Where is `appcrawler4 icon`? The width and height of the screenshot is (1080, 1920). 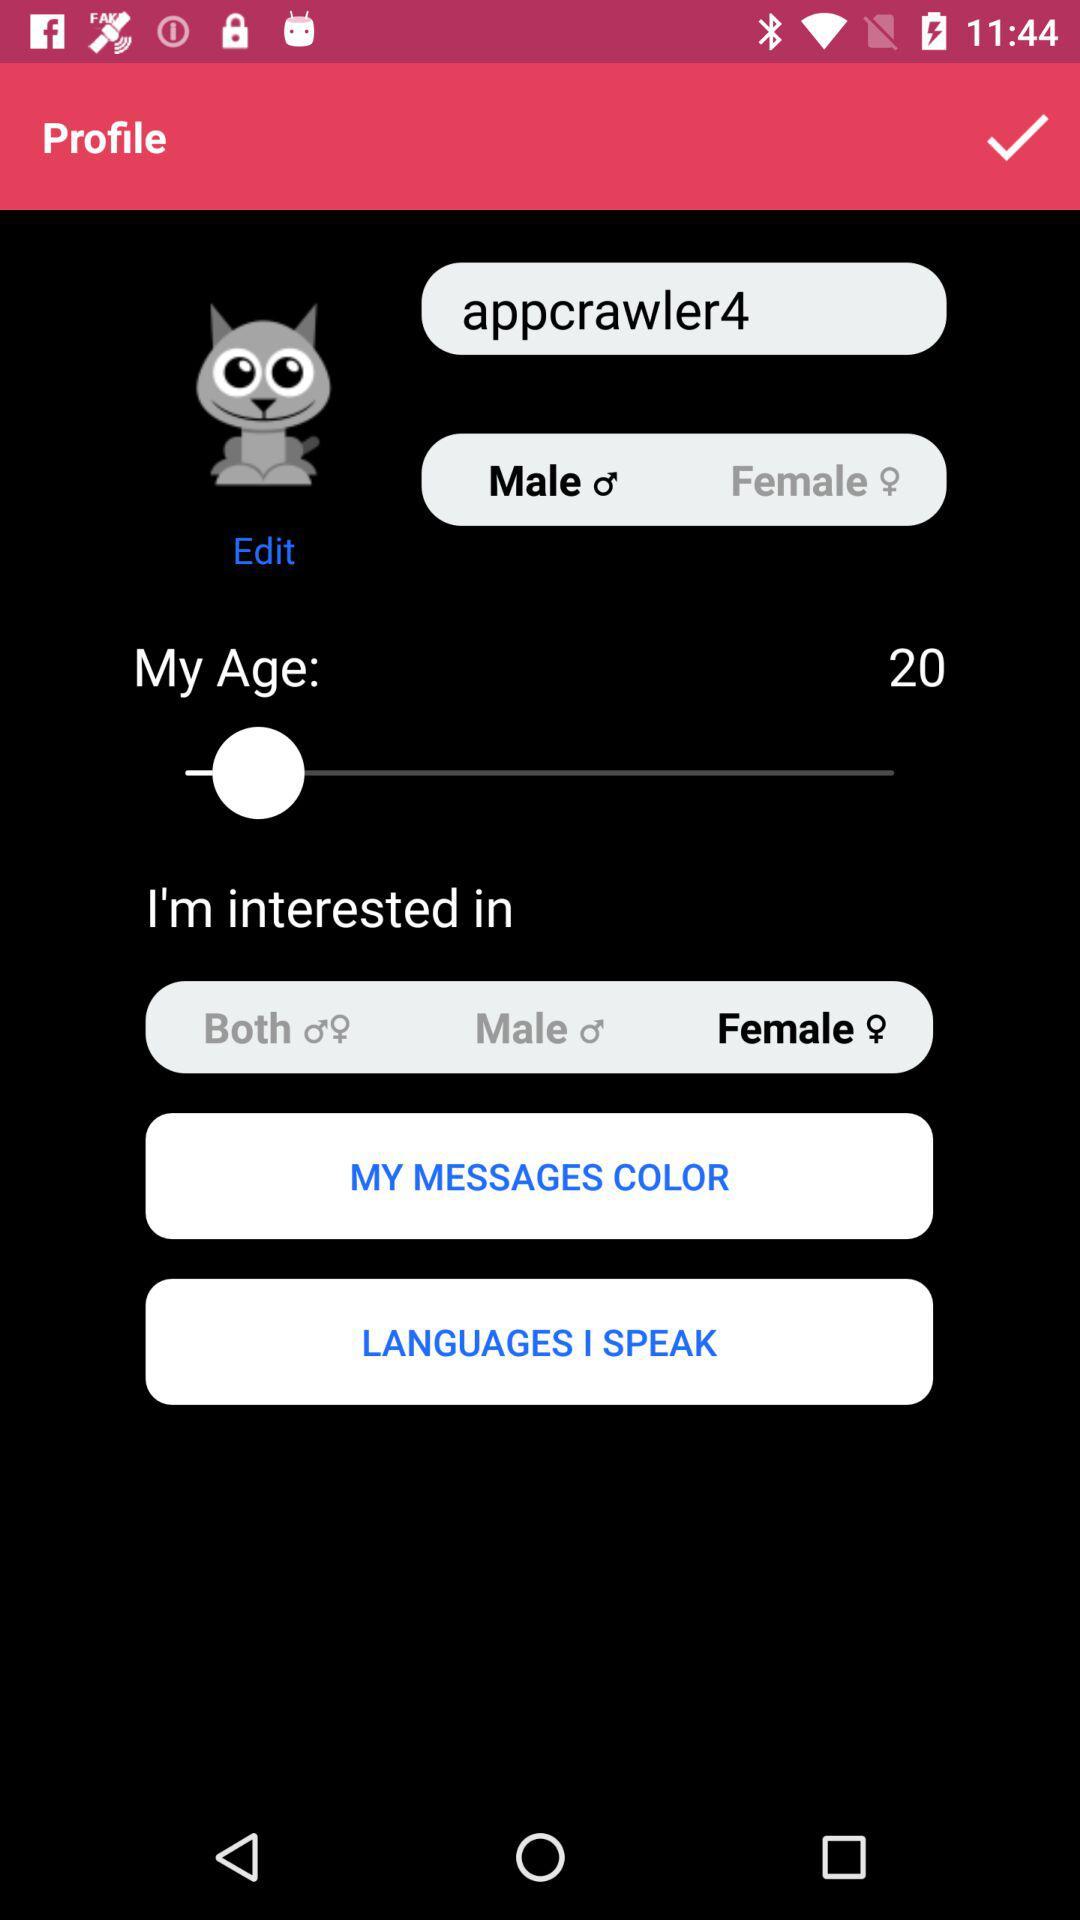 appcrawler4 icon is located at coordinates (682, 307).